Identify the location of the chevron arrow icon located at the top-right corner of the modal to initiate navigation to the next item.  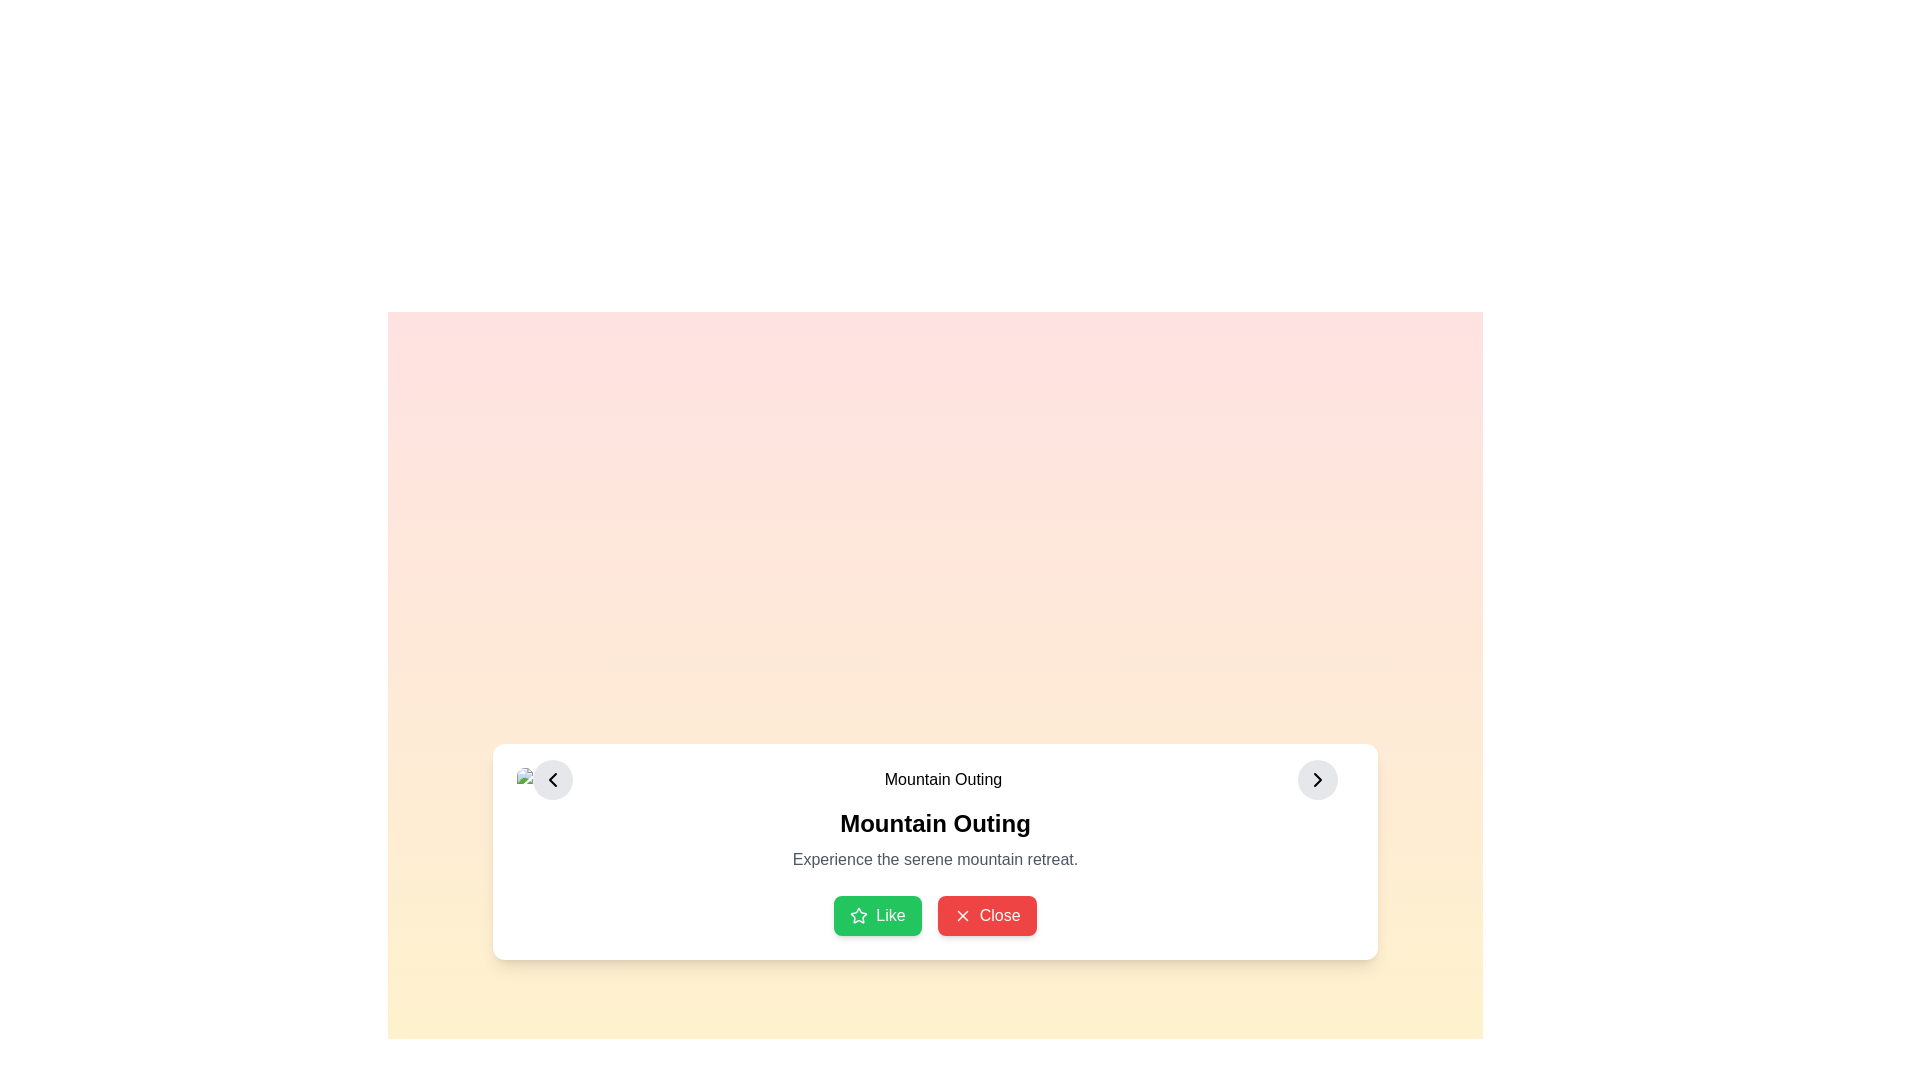
(1318, 778).